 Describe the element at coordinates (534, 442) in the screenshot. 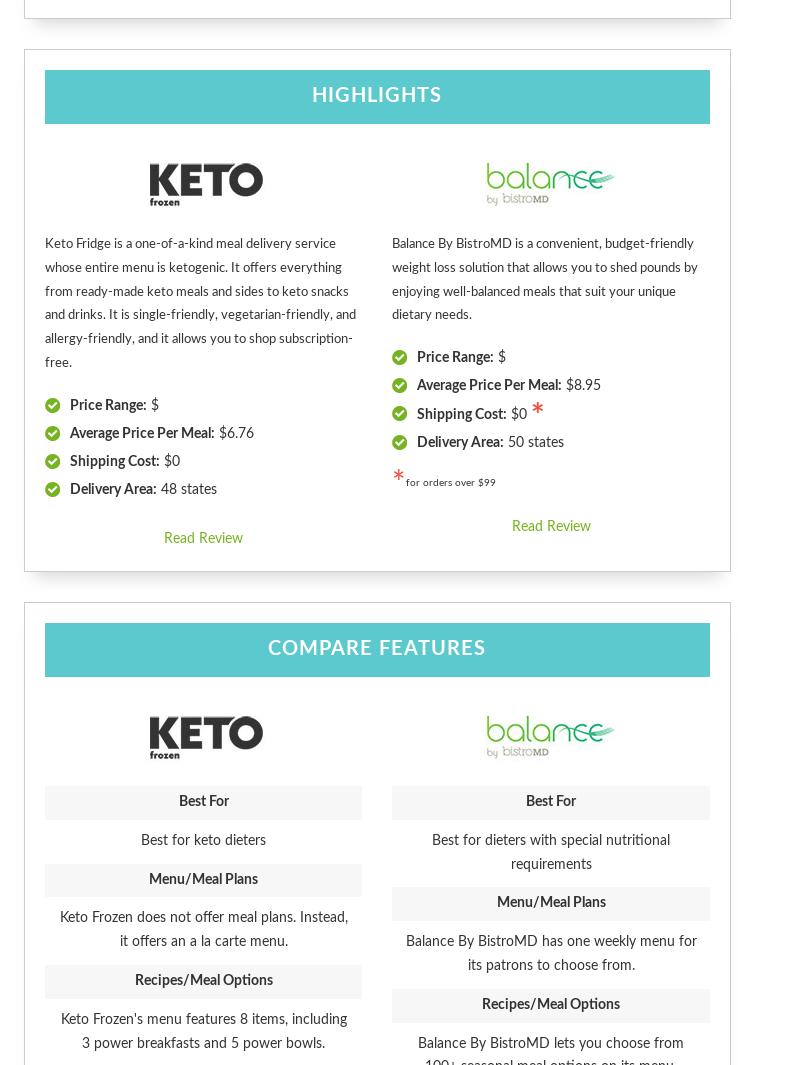

I see `'50 states'` at that location.